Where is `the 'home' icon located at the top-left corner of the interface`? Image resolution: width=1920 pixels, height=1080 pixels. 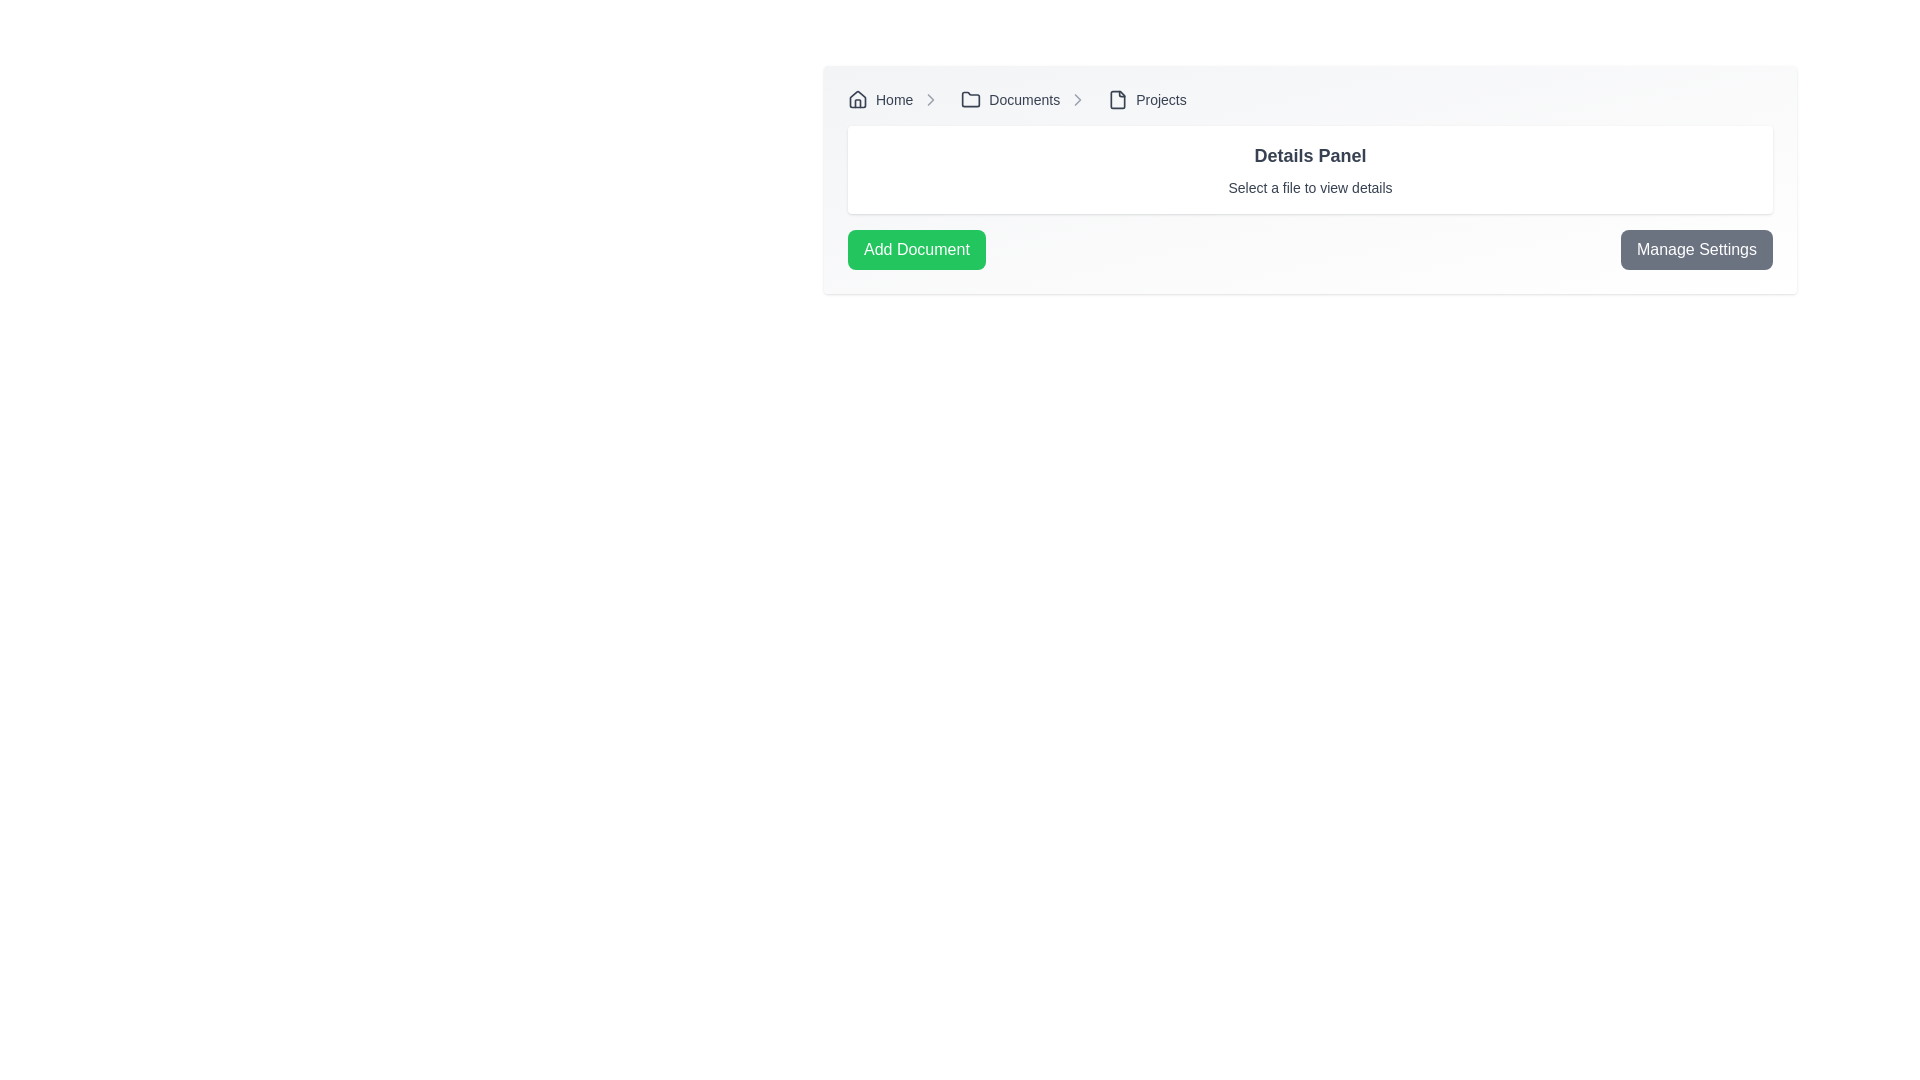 the 'home' icon located at the top-left corner of the interface is located at coordinates (858, 99).